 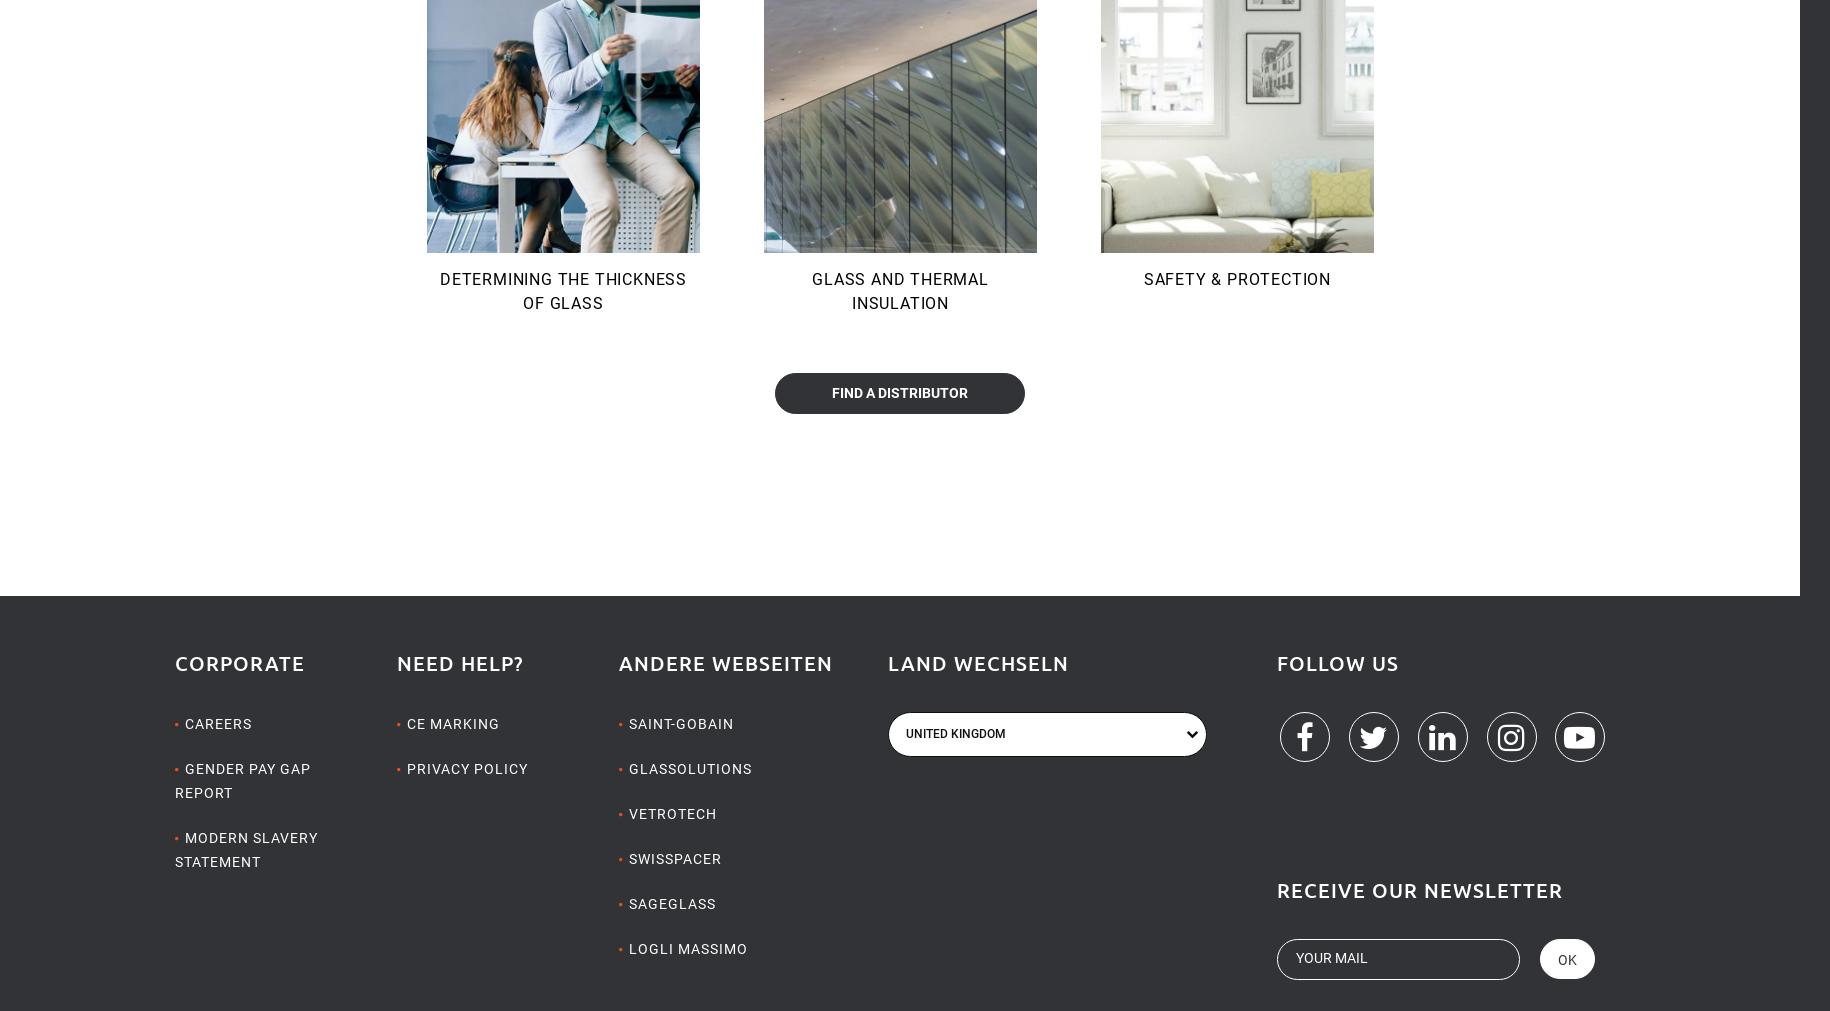 What do you see at coordinates (1336, 663) in the screenshot?
I see `'Follow us'` at bounding box center [1336, 663].